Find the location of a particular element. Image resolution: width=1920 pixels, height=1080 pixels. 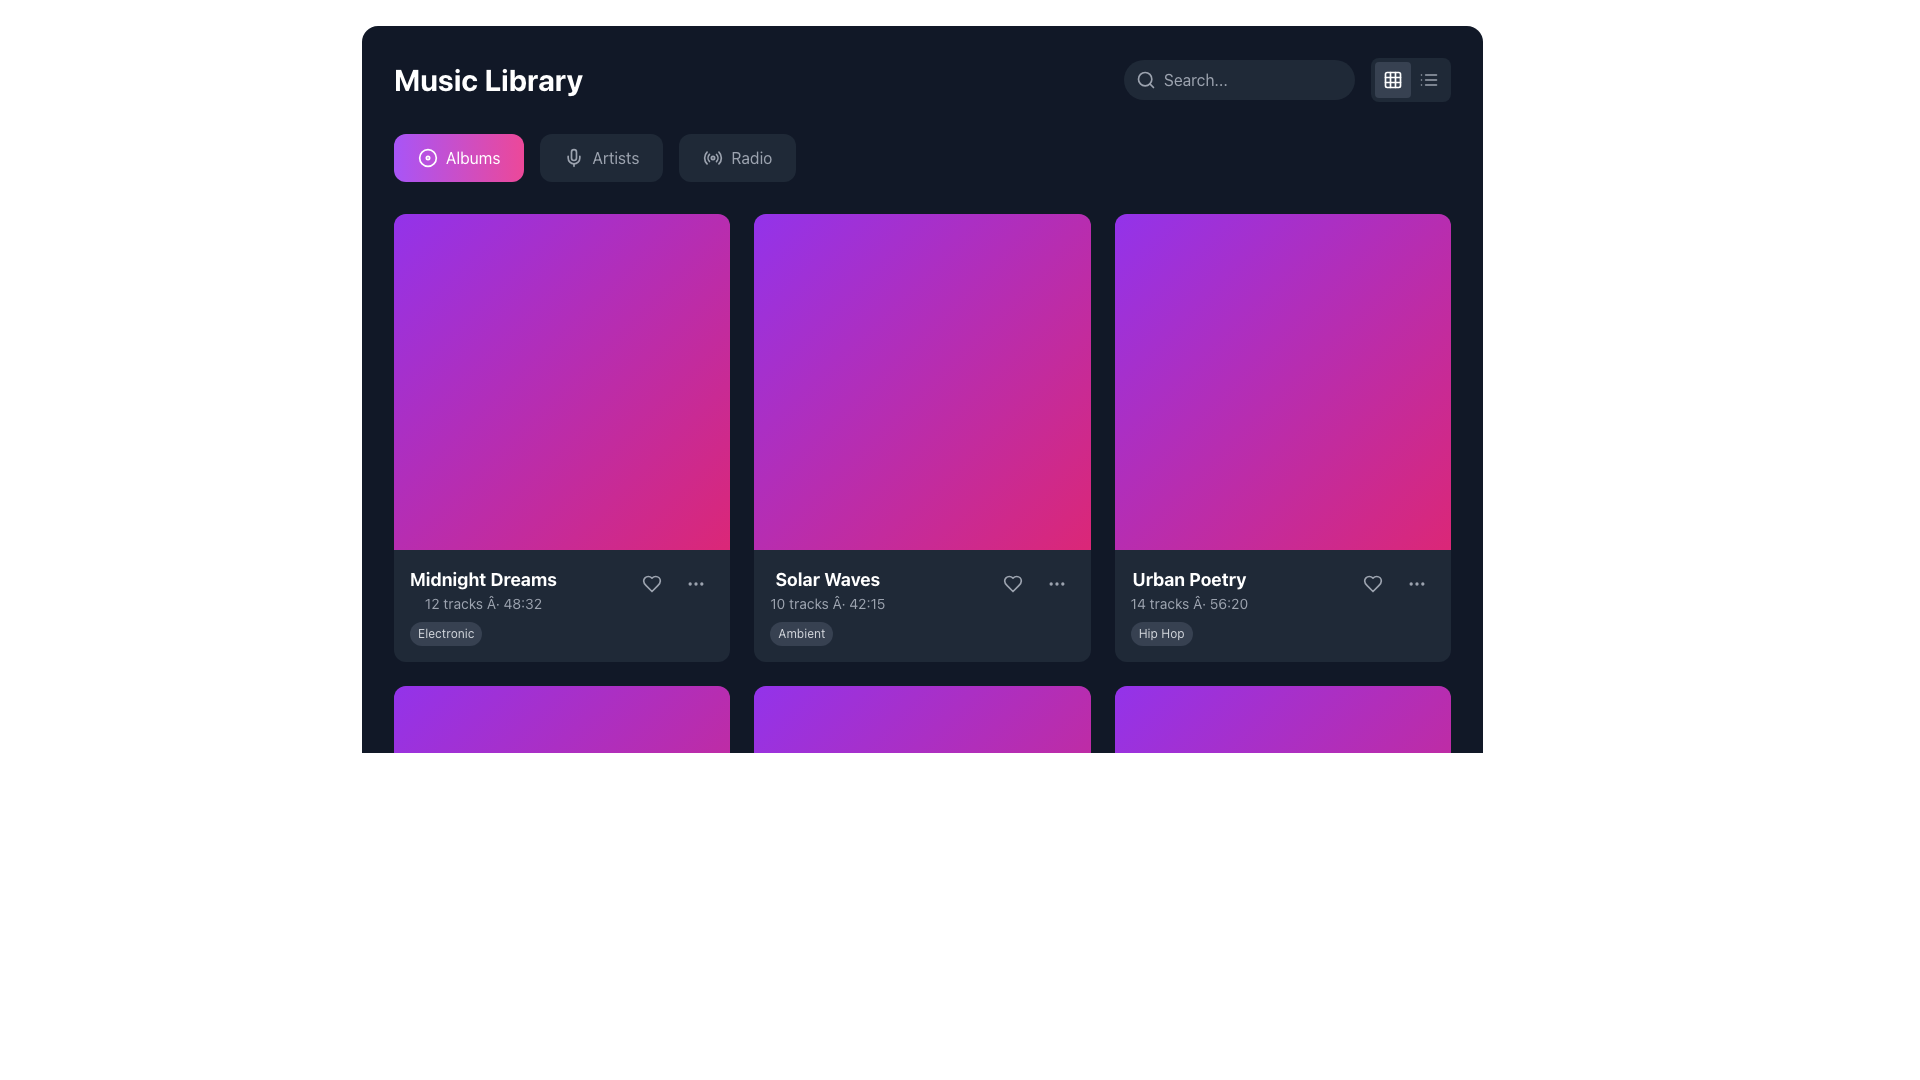

'Music Library' title text element, which serves as a header indicating the context to the user is located at coordinates (488, 79).